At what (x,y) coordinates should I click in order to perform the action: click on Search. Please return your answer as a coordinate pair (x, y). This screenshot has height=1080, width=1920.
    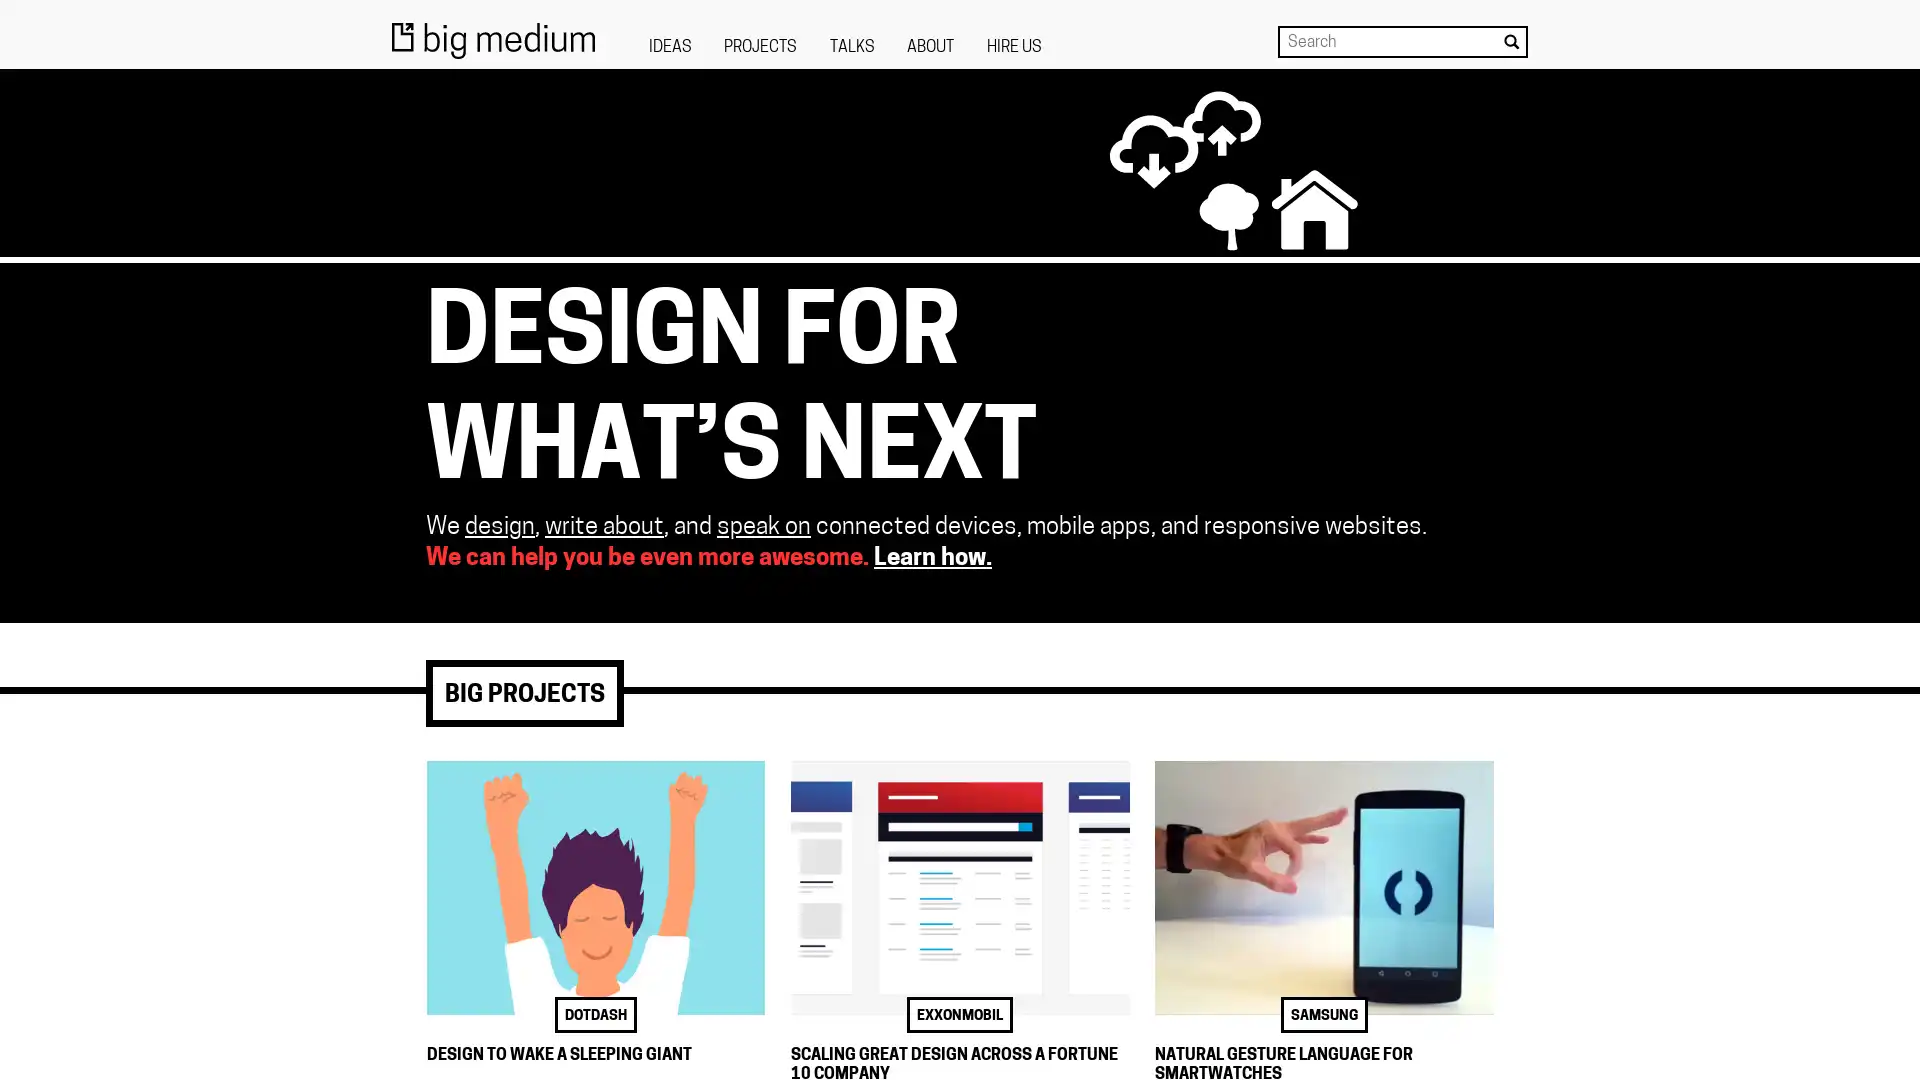
    Looking at the image, I should click on (1511, 41).